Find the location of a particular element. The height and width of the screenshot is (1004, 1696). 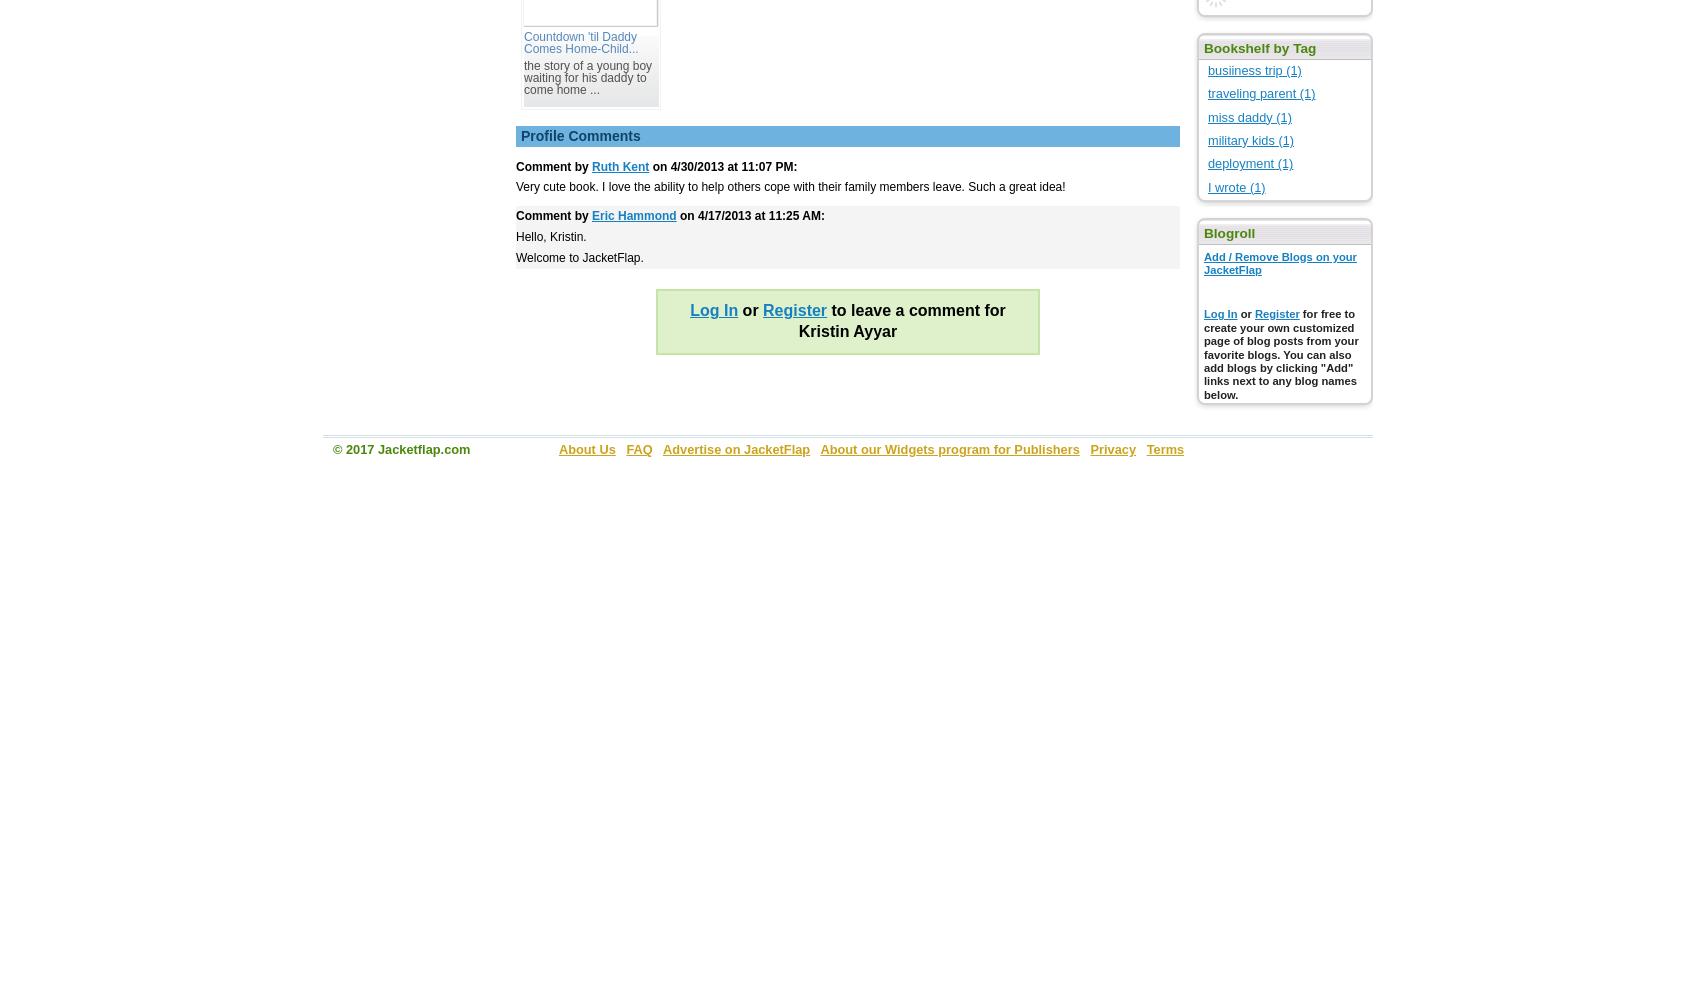

'About our Widgets program for Publishers' is located at coordinates (819, 448).